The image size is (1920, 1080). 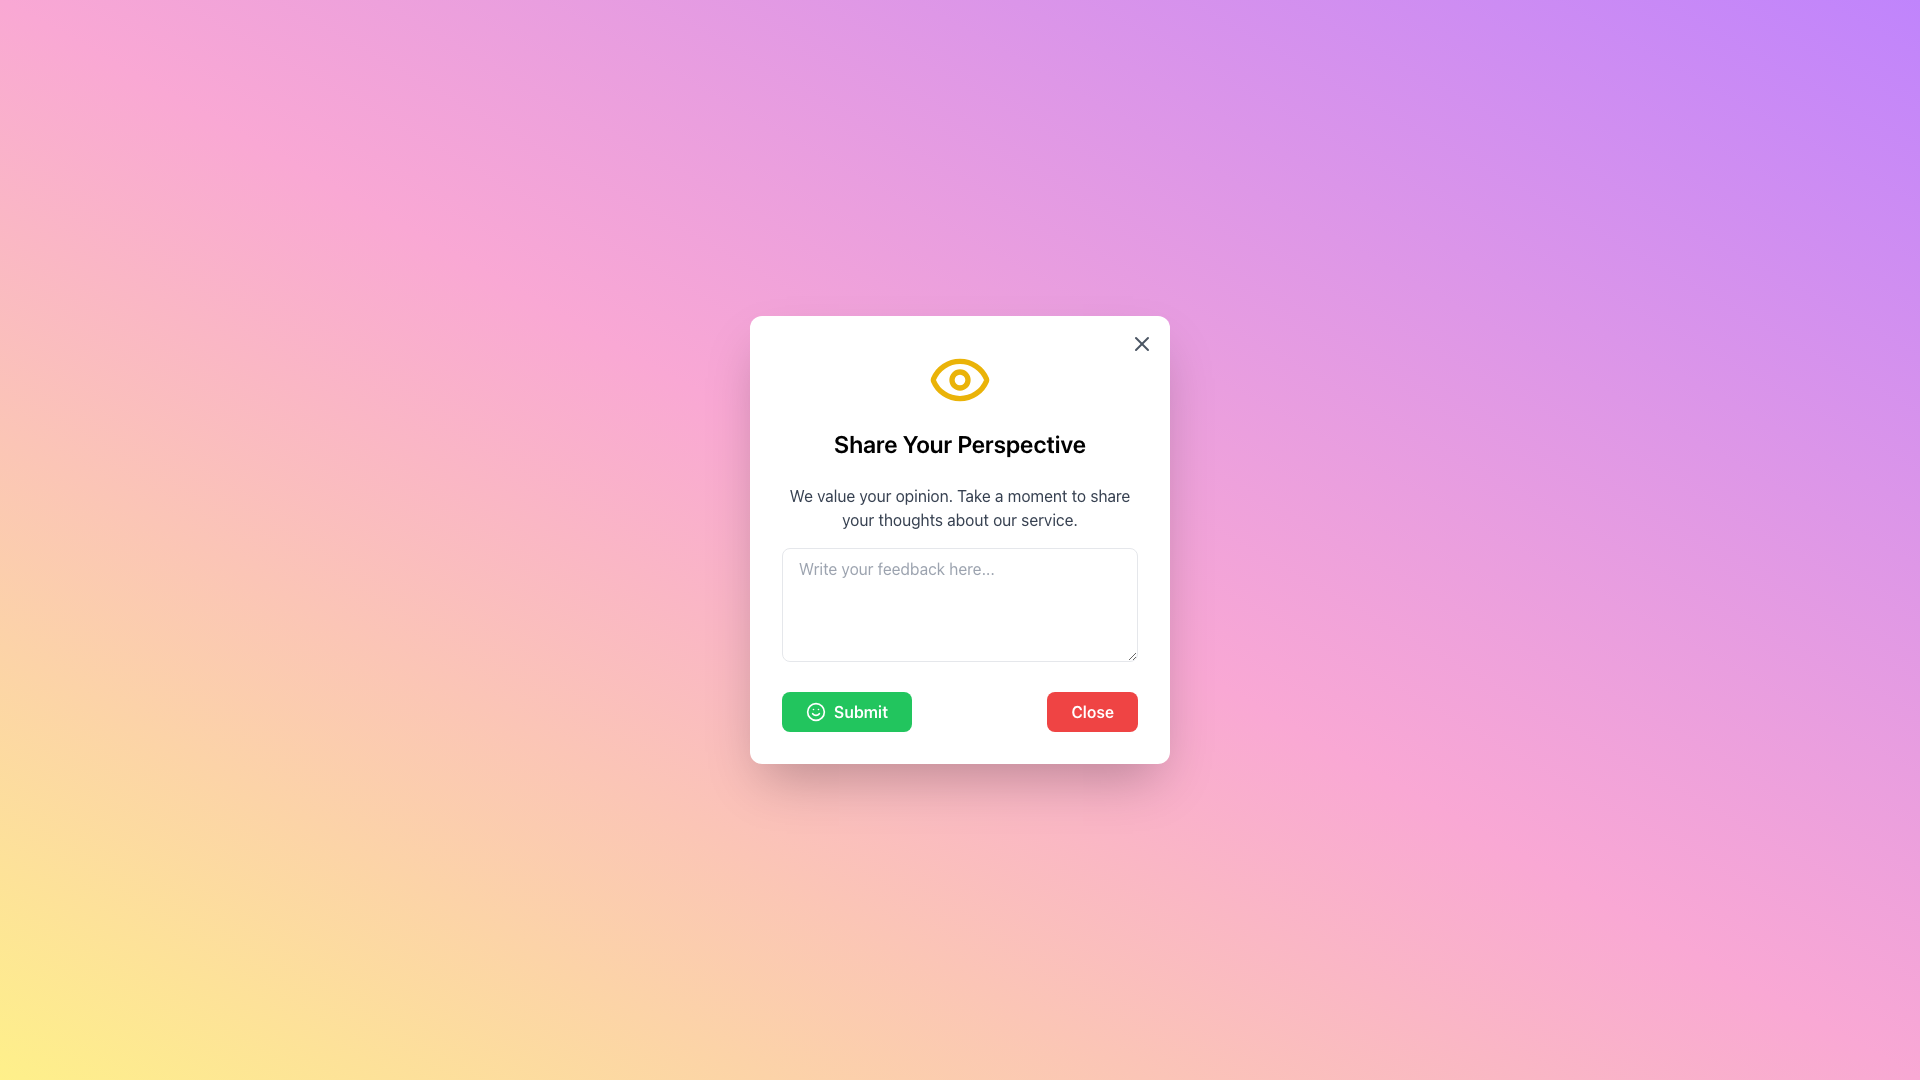 What do you see at coordinates (960, 380) in the screenshot?
I see `the non-interactive circular graphical element resembling a pupil, located at the center of the eye-shaped icon` at bounding box center [960, 380].